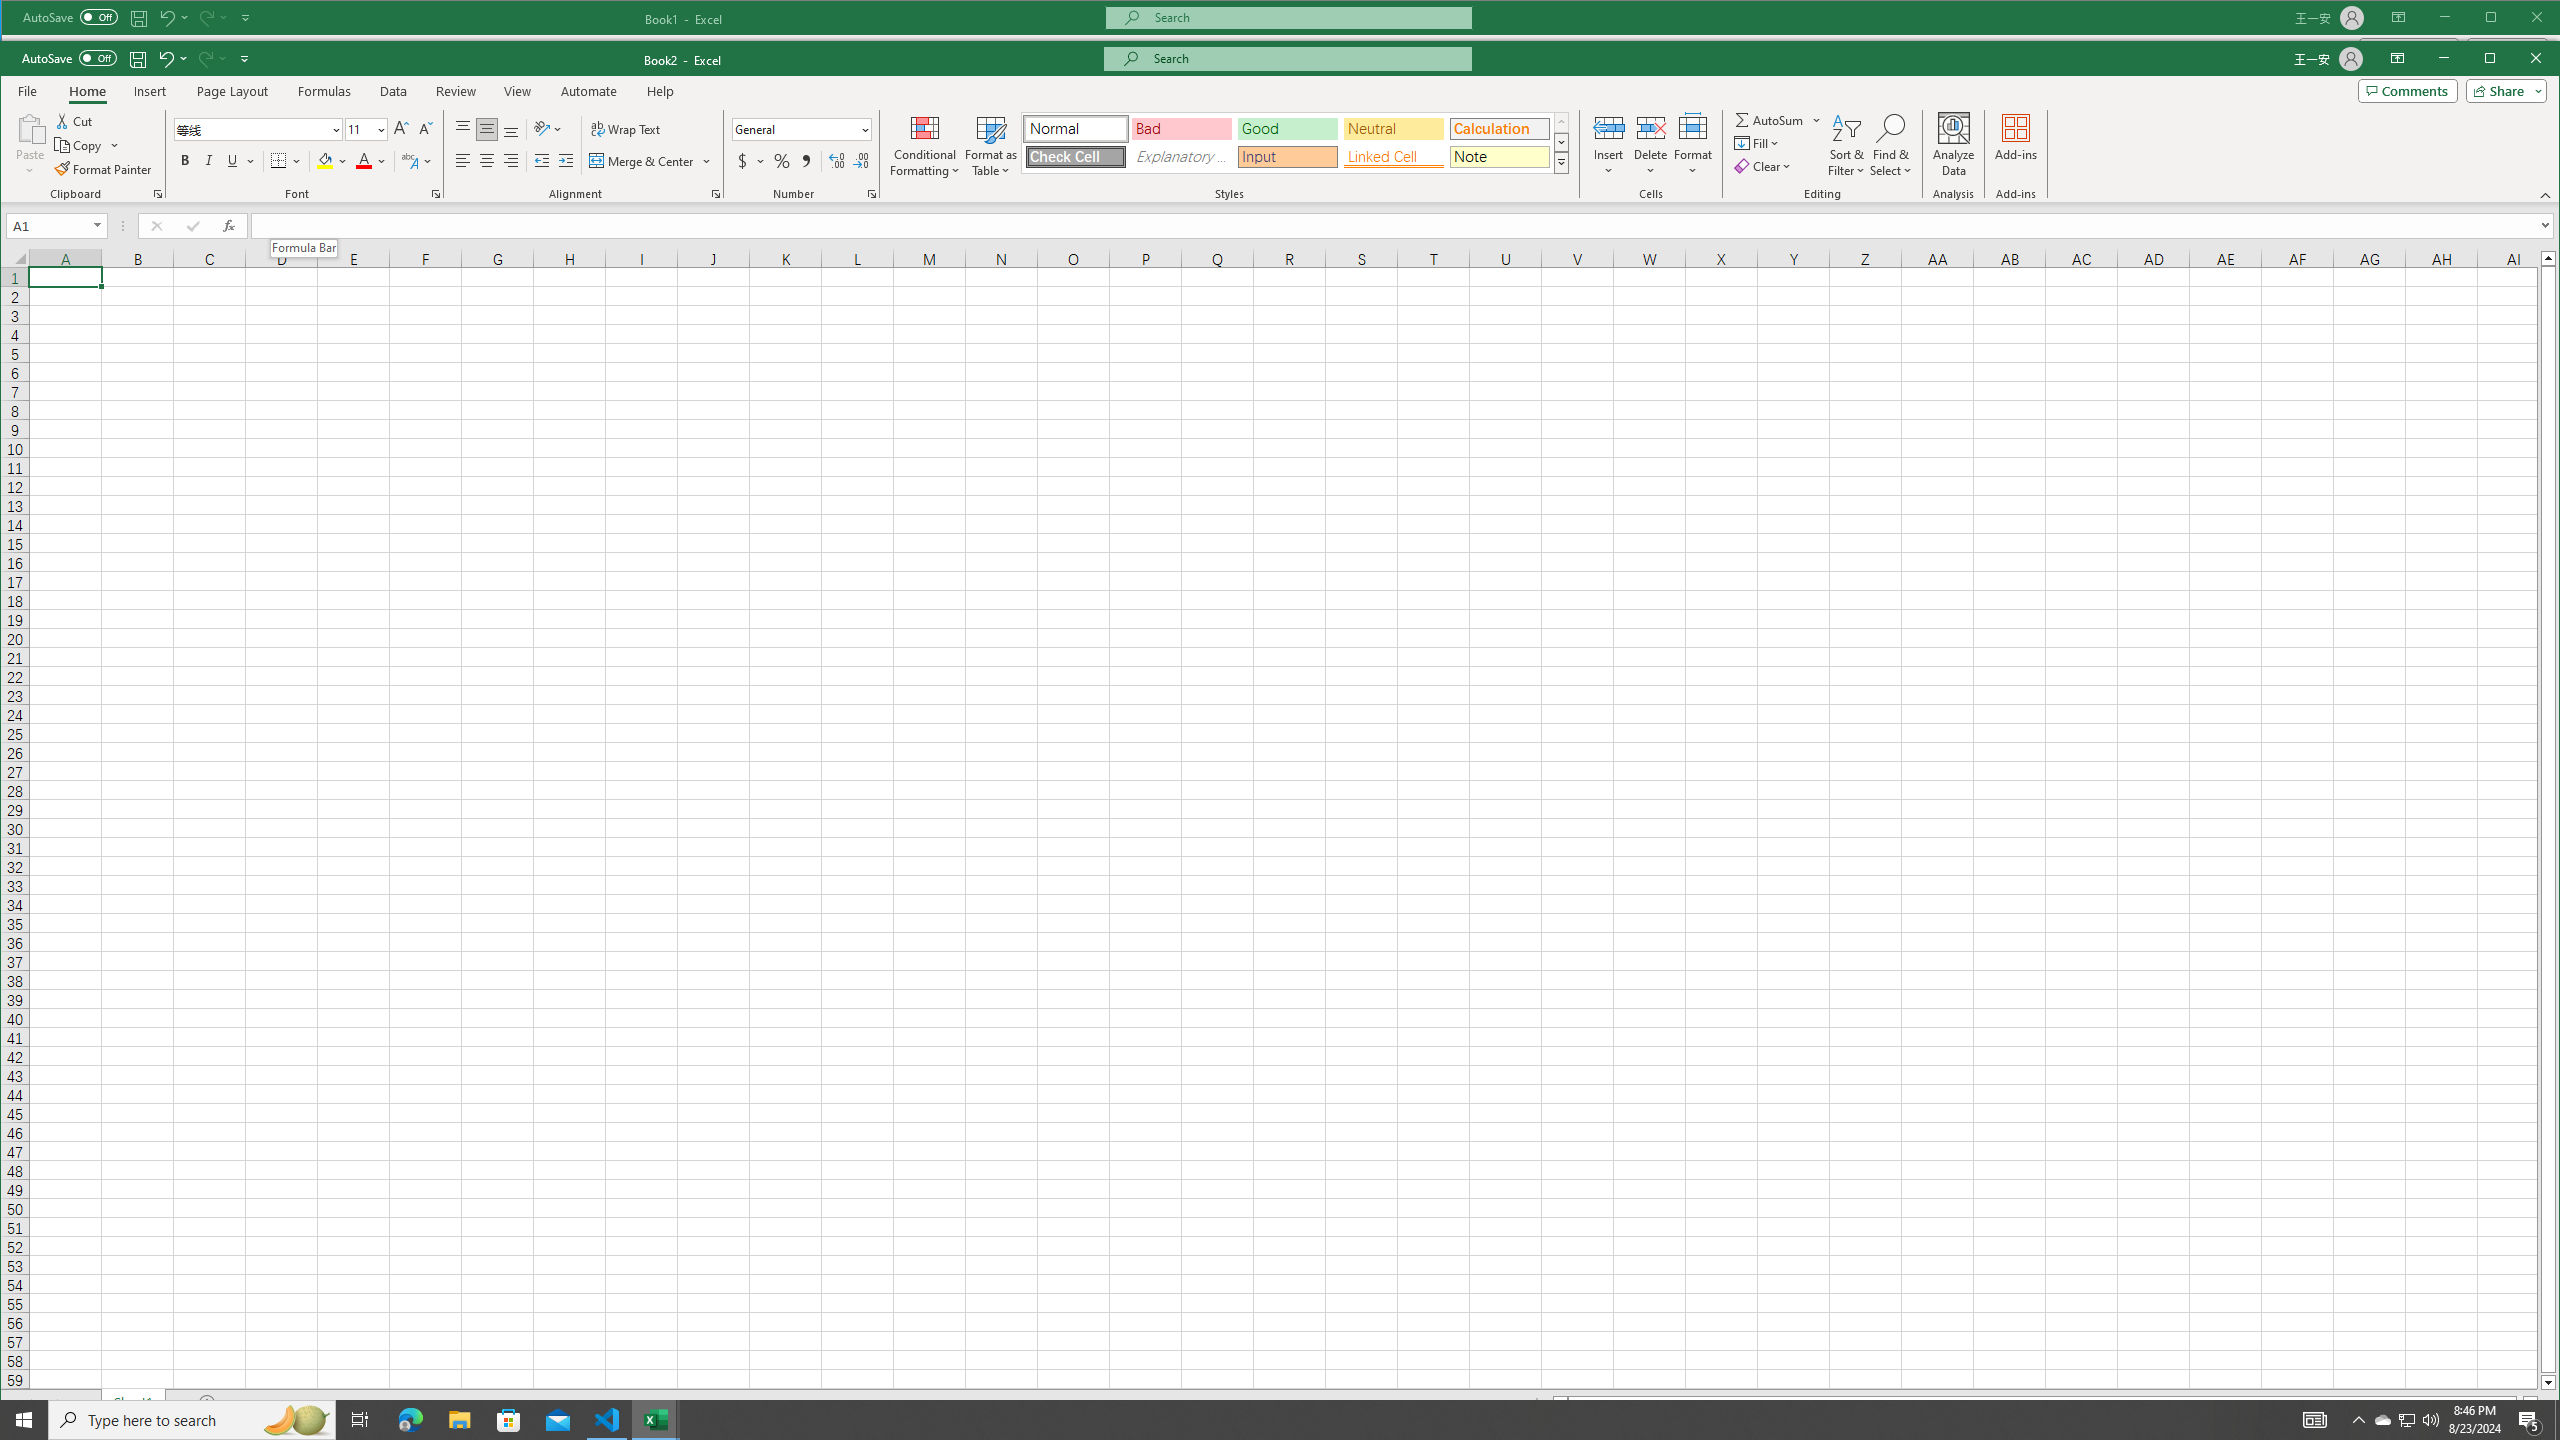 This screenshot has width=2560, height=1440. Describe the element at coordinates (1607, 145) in the screenshot. I see `'Insert'` at that location.